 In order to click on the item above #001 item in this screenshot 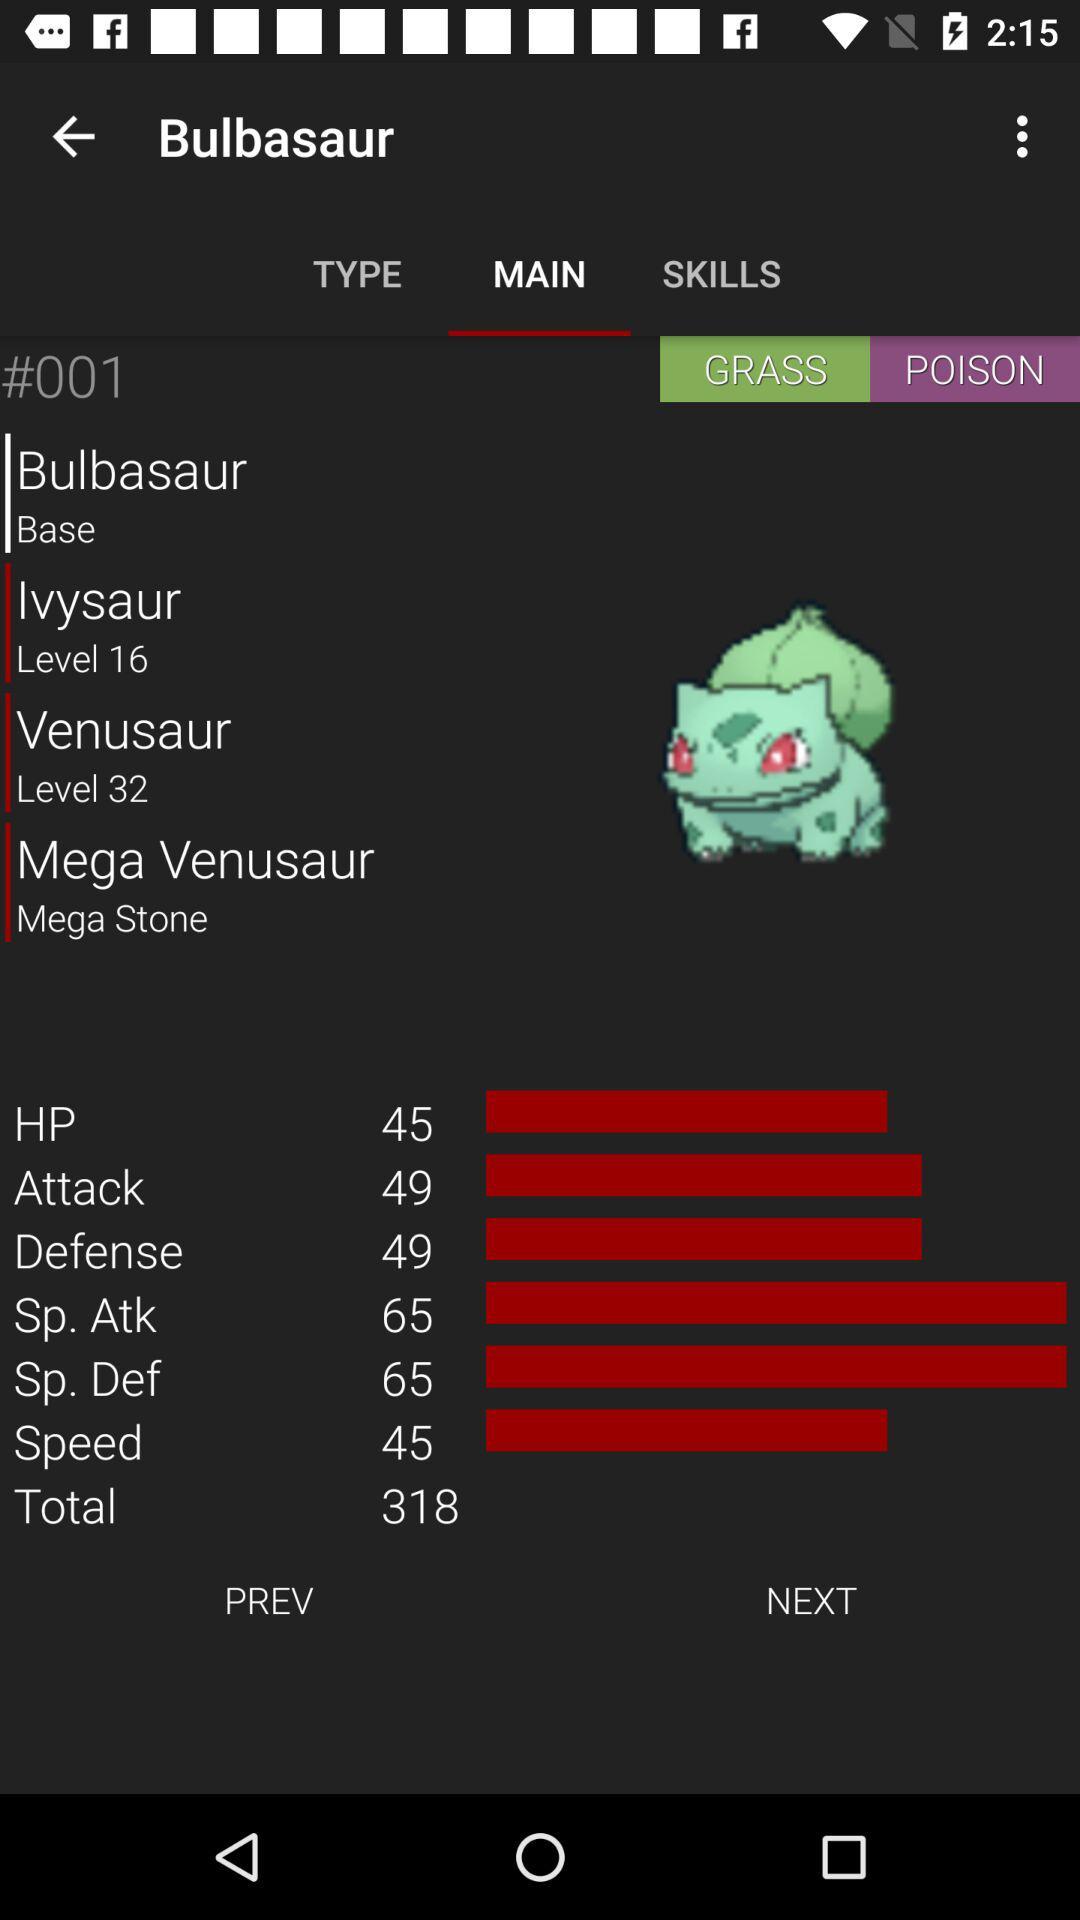, I will do `click(72, 135)`.